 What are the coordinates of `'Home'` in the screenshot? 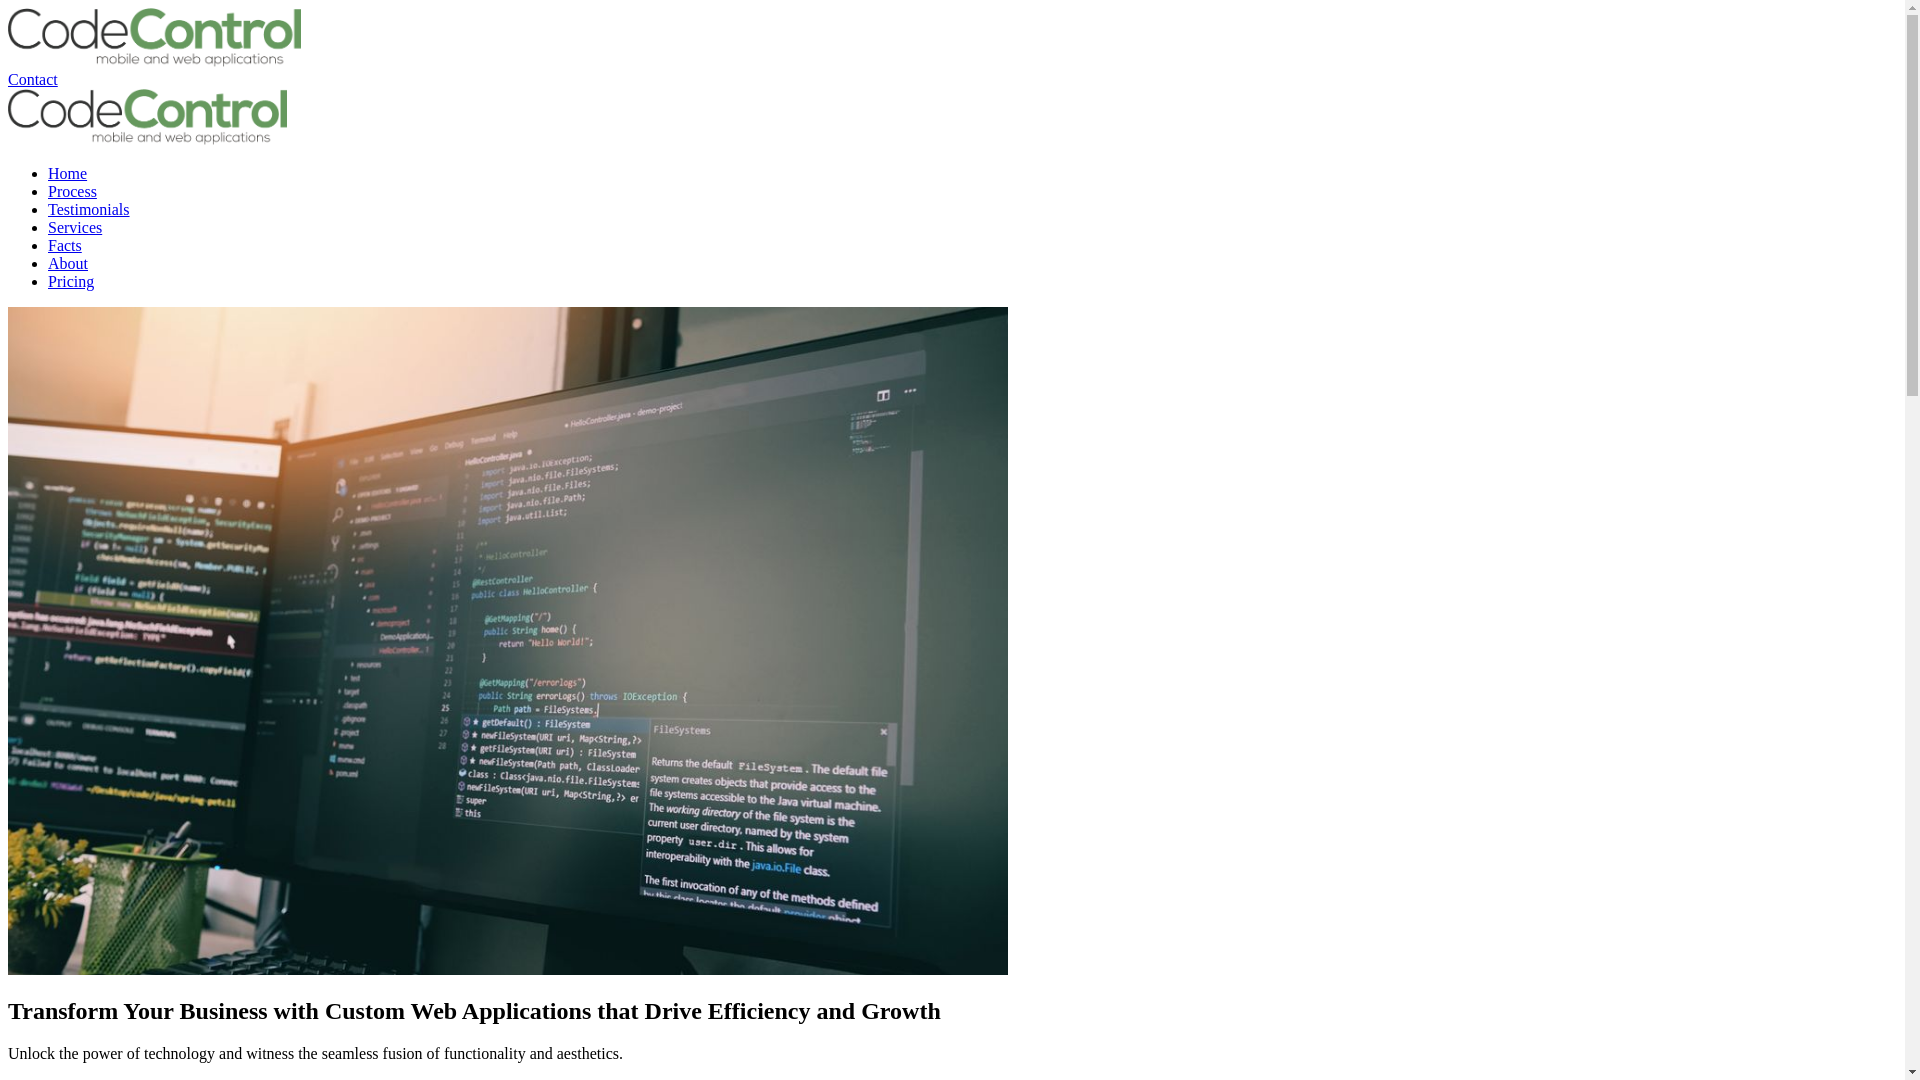 It's located at (67, 172).